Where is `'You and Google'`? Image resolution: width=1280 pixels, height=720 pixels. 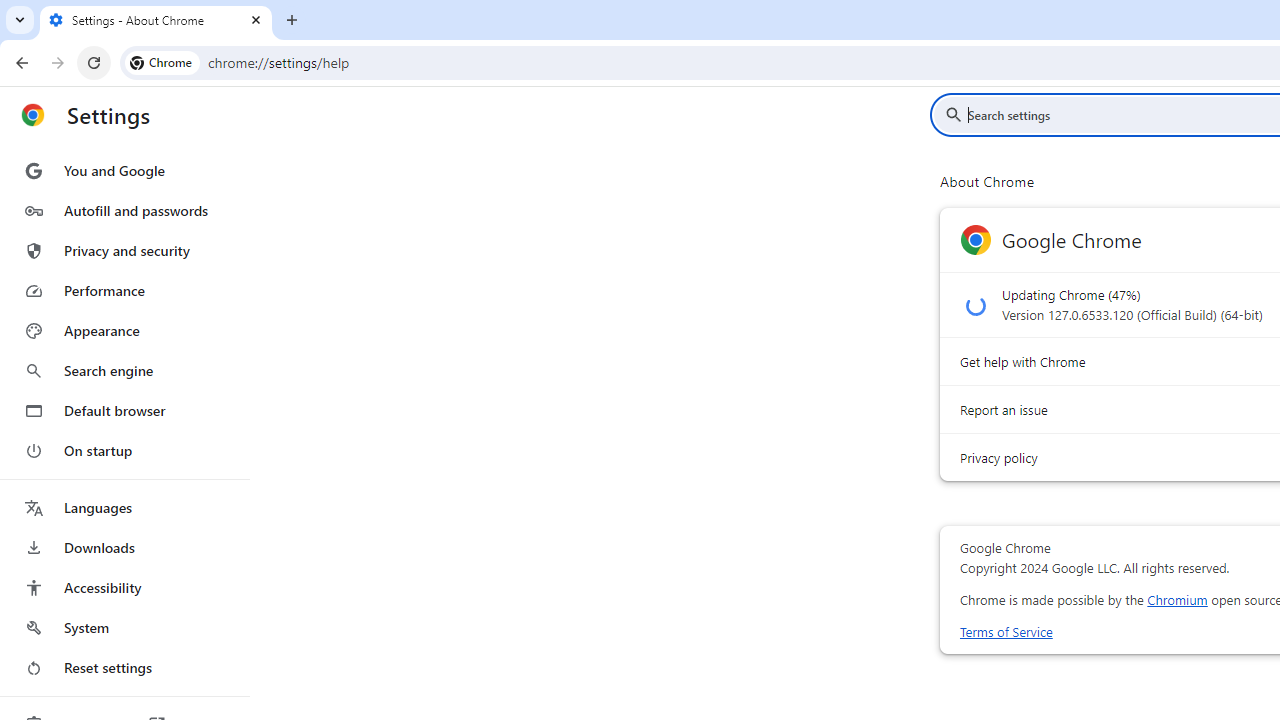 'You and Google' is located at coordinates (123, 170).